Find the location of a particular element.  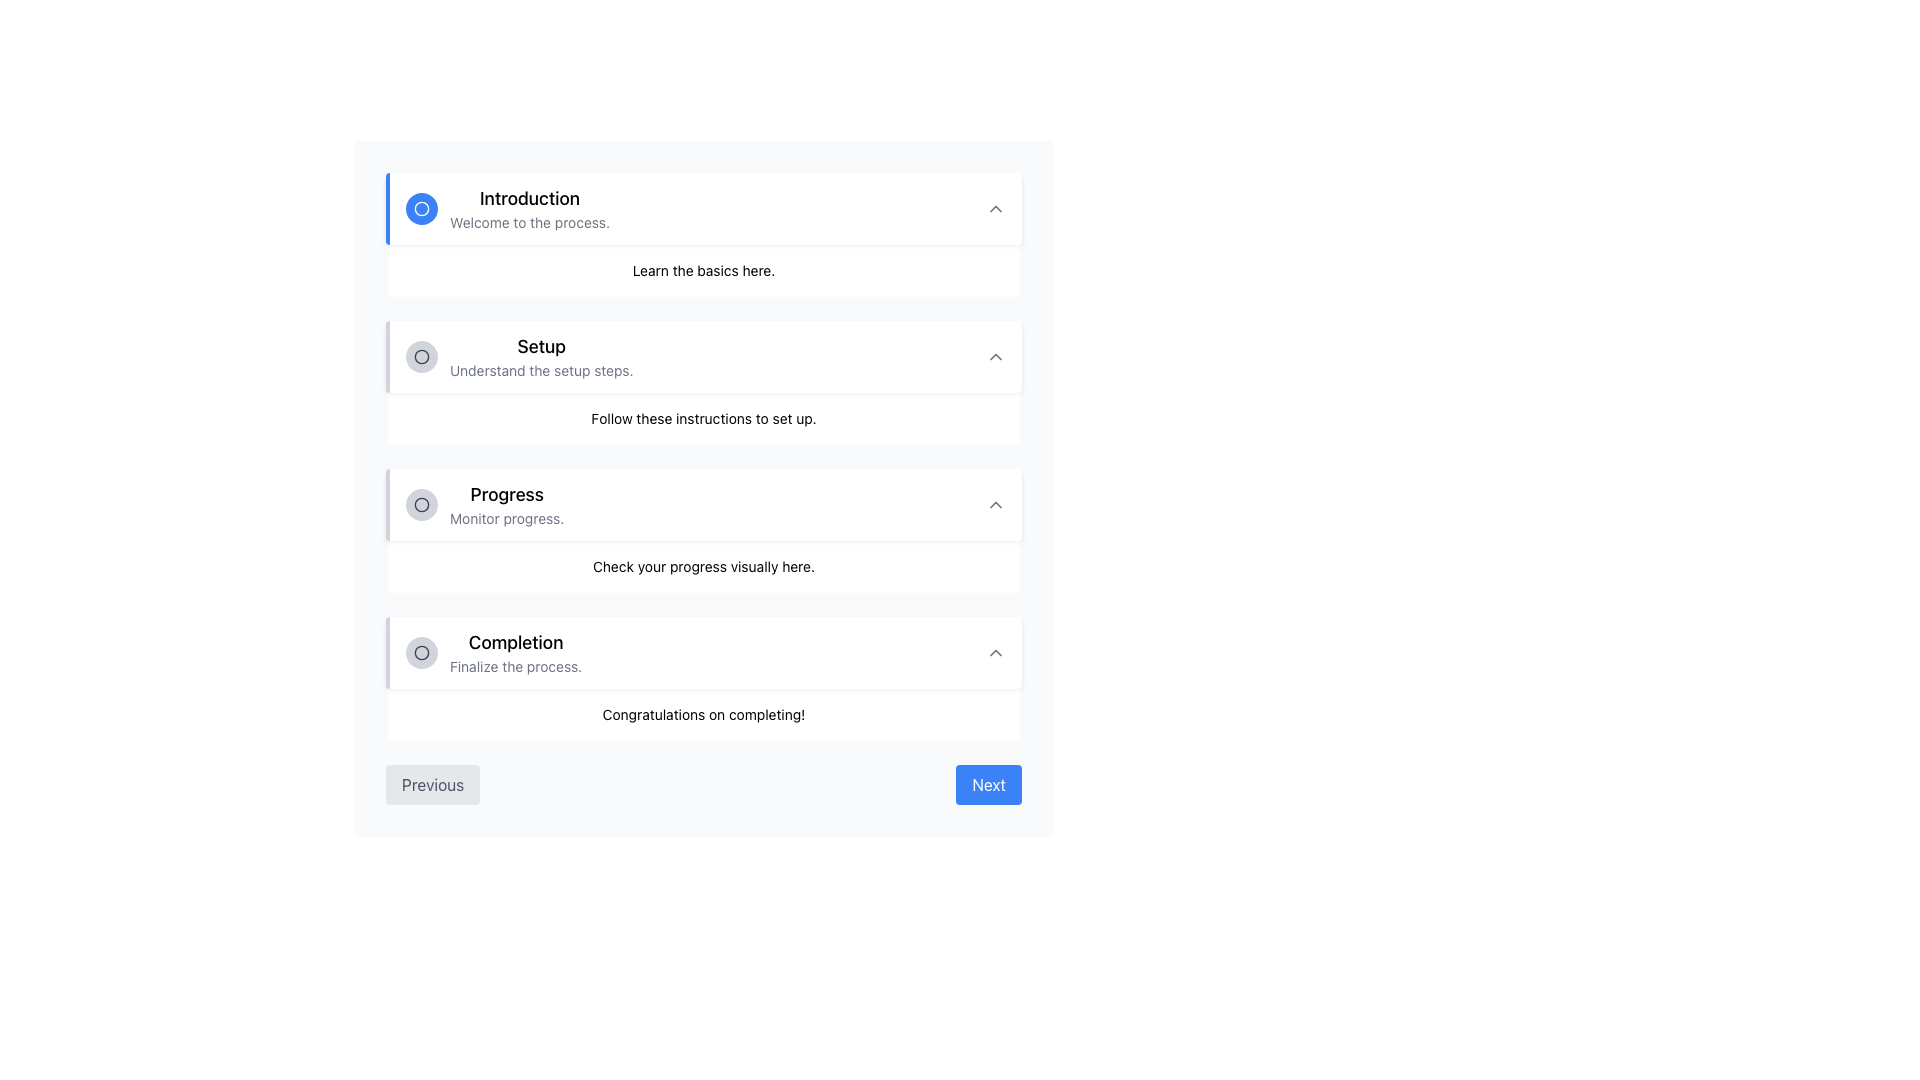

the upward-pointing chevron icon in the upper right corner of the 'Introduction' collapsible panel is located at coordinates (996, 208).